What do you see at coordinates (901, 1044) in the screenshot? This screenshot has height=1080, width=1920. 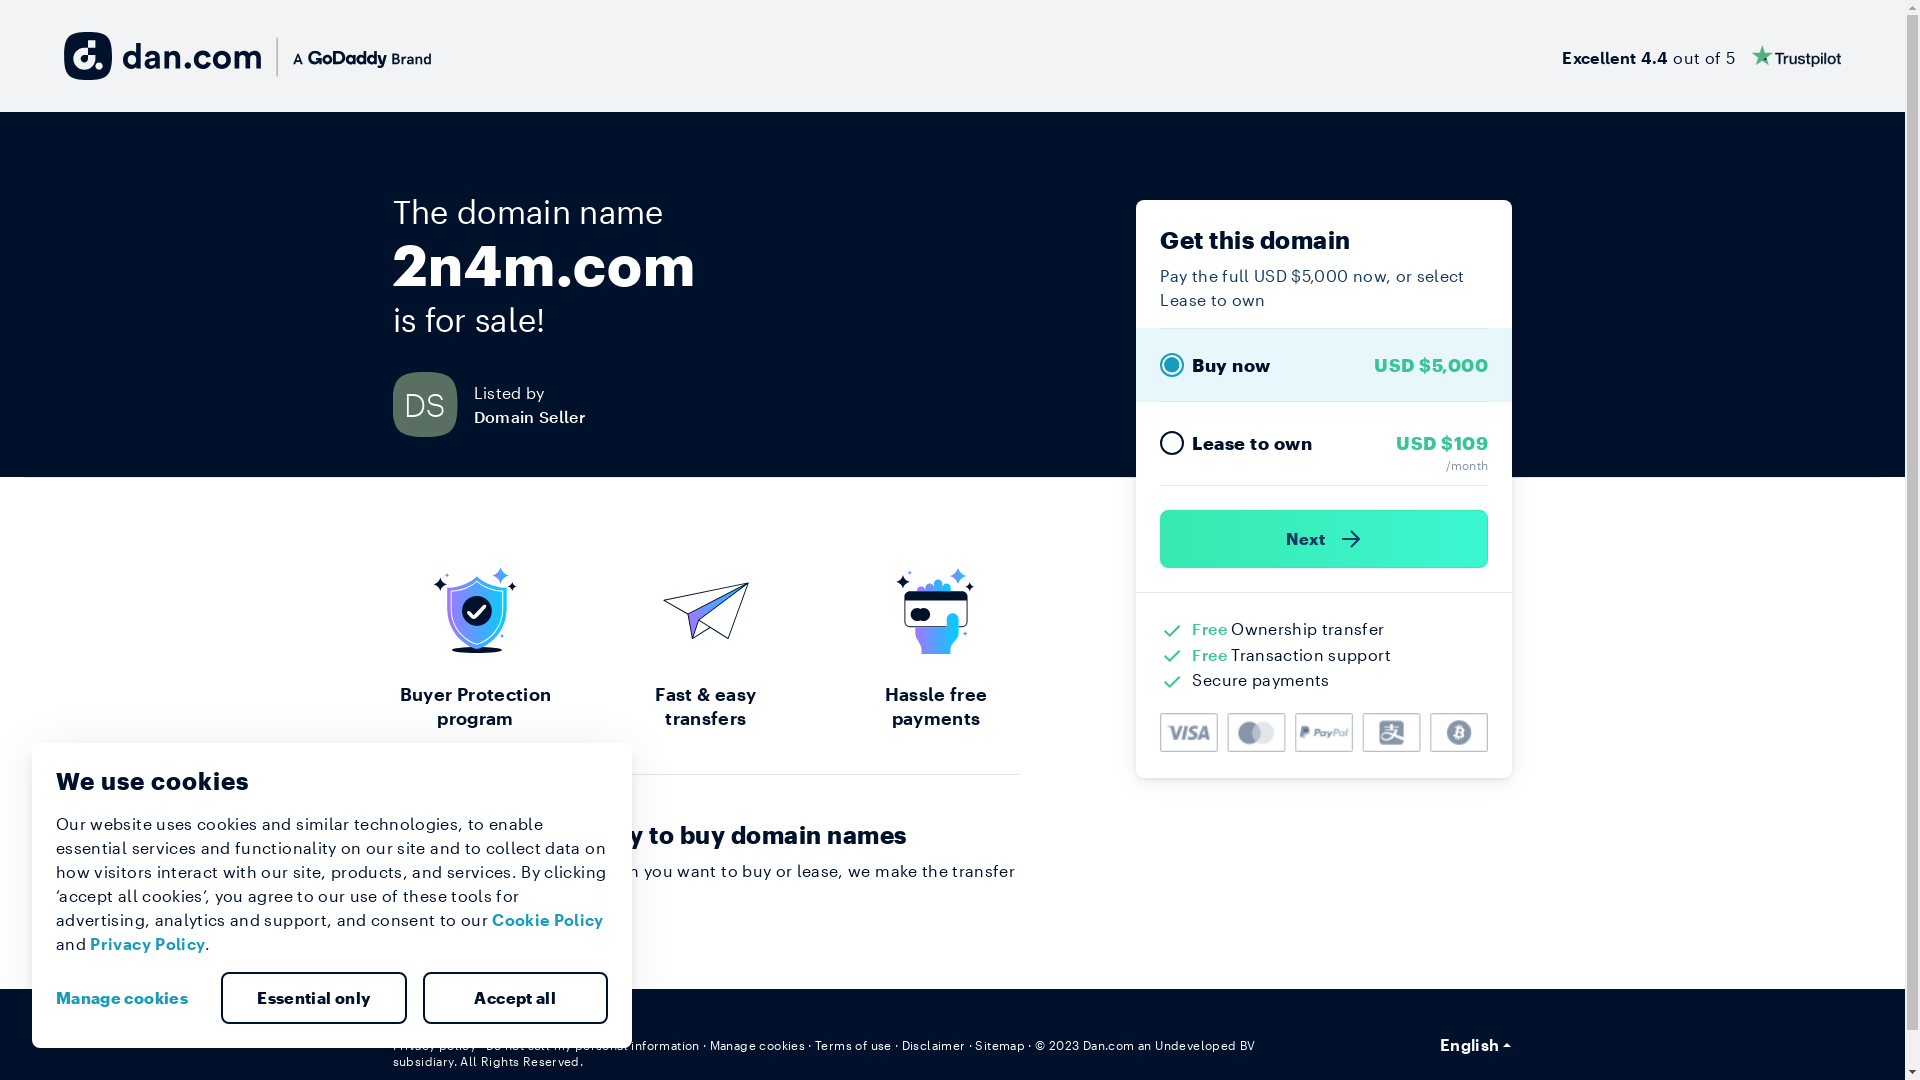 I see `'Disclaimer'` at bounding box center [901, 1044].